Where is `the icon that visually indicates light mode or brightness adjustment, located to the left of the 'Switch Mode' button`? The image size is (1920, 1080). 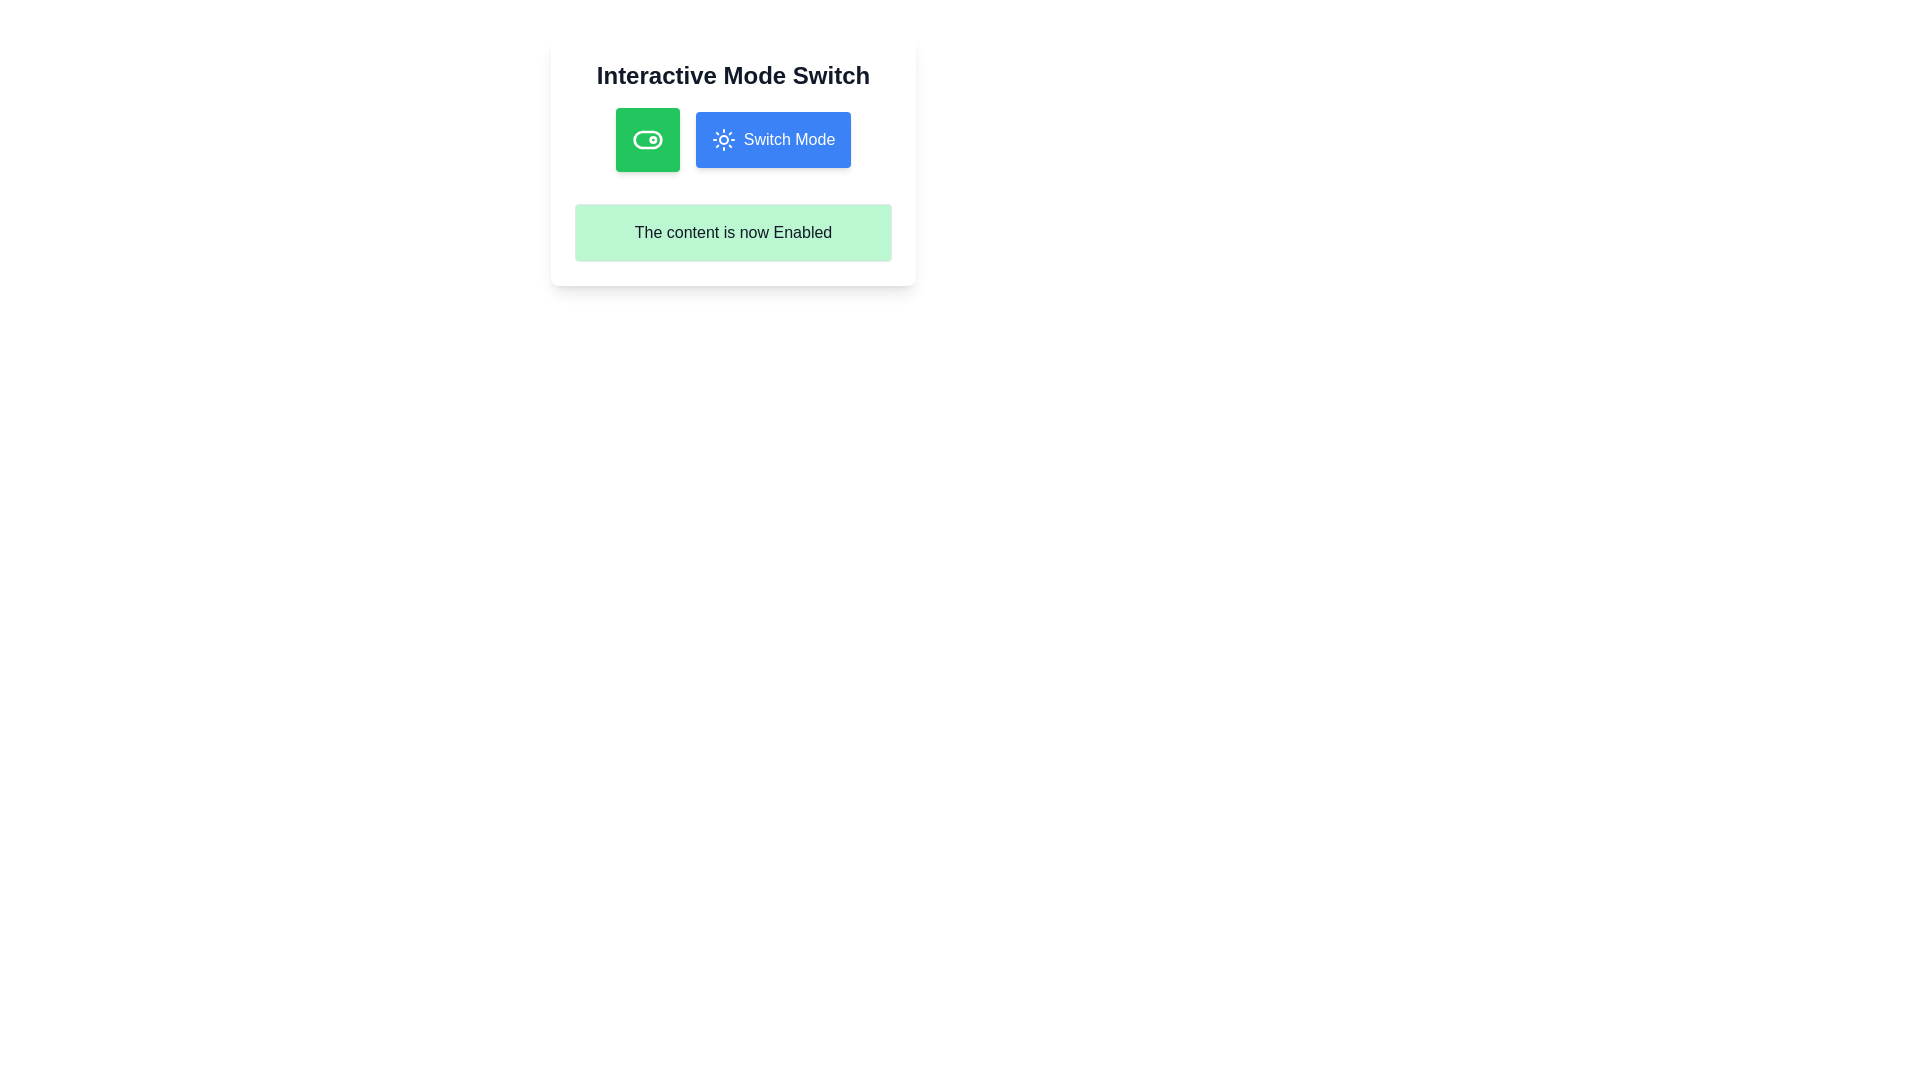
the icon that visually indicates light mode or brightness adjustment, located to the left of the 'Switch Mode' button is located at coordinates (722, 138).